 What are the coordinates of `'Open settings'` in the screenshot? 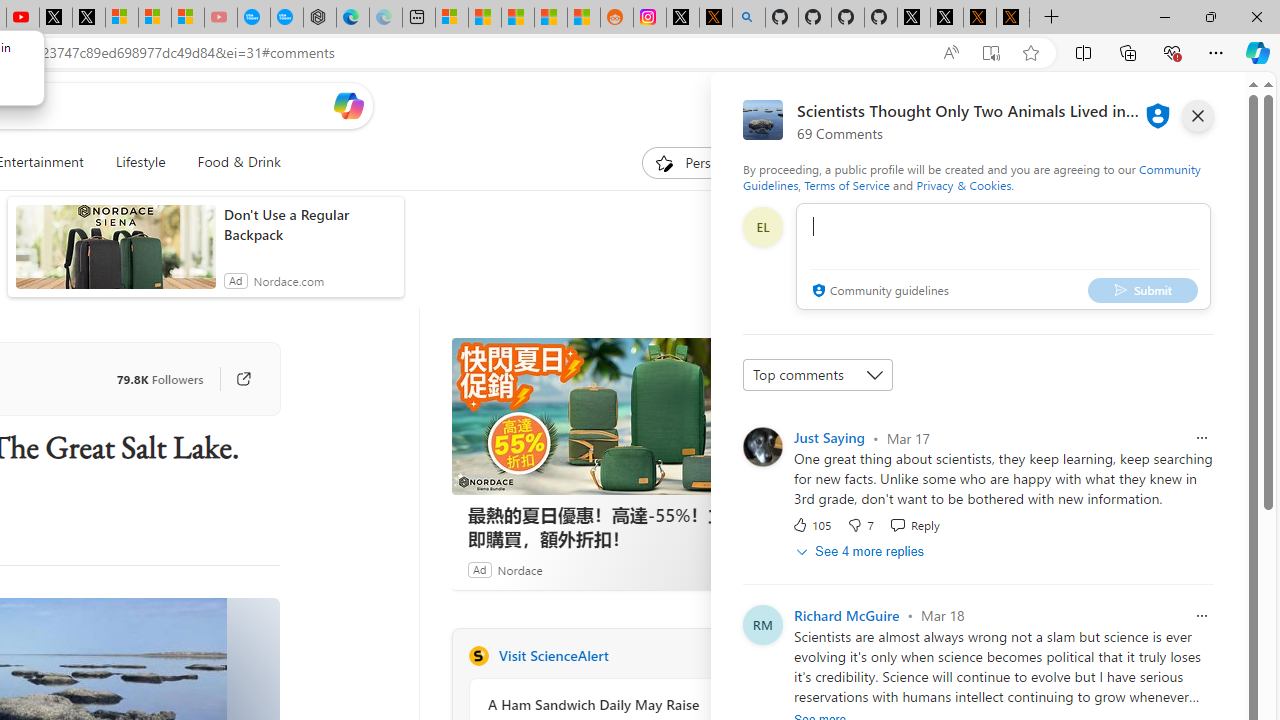 It's located at (1215, 105).